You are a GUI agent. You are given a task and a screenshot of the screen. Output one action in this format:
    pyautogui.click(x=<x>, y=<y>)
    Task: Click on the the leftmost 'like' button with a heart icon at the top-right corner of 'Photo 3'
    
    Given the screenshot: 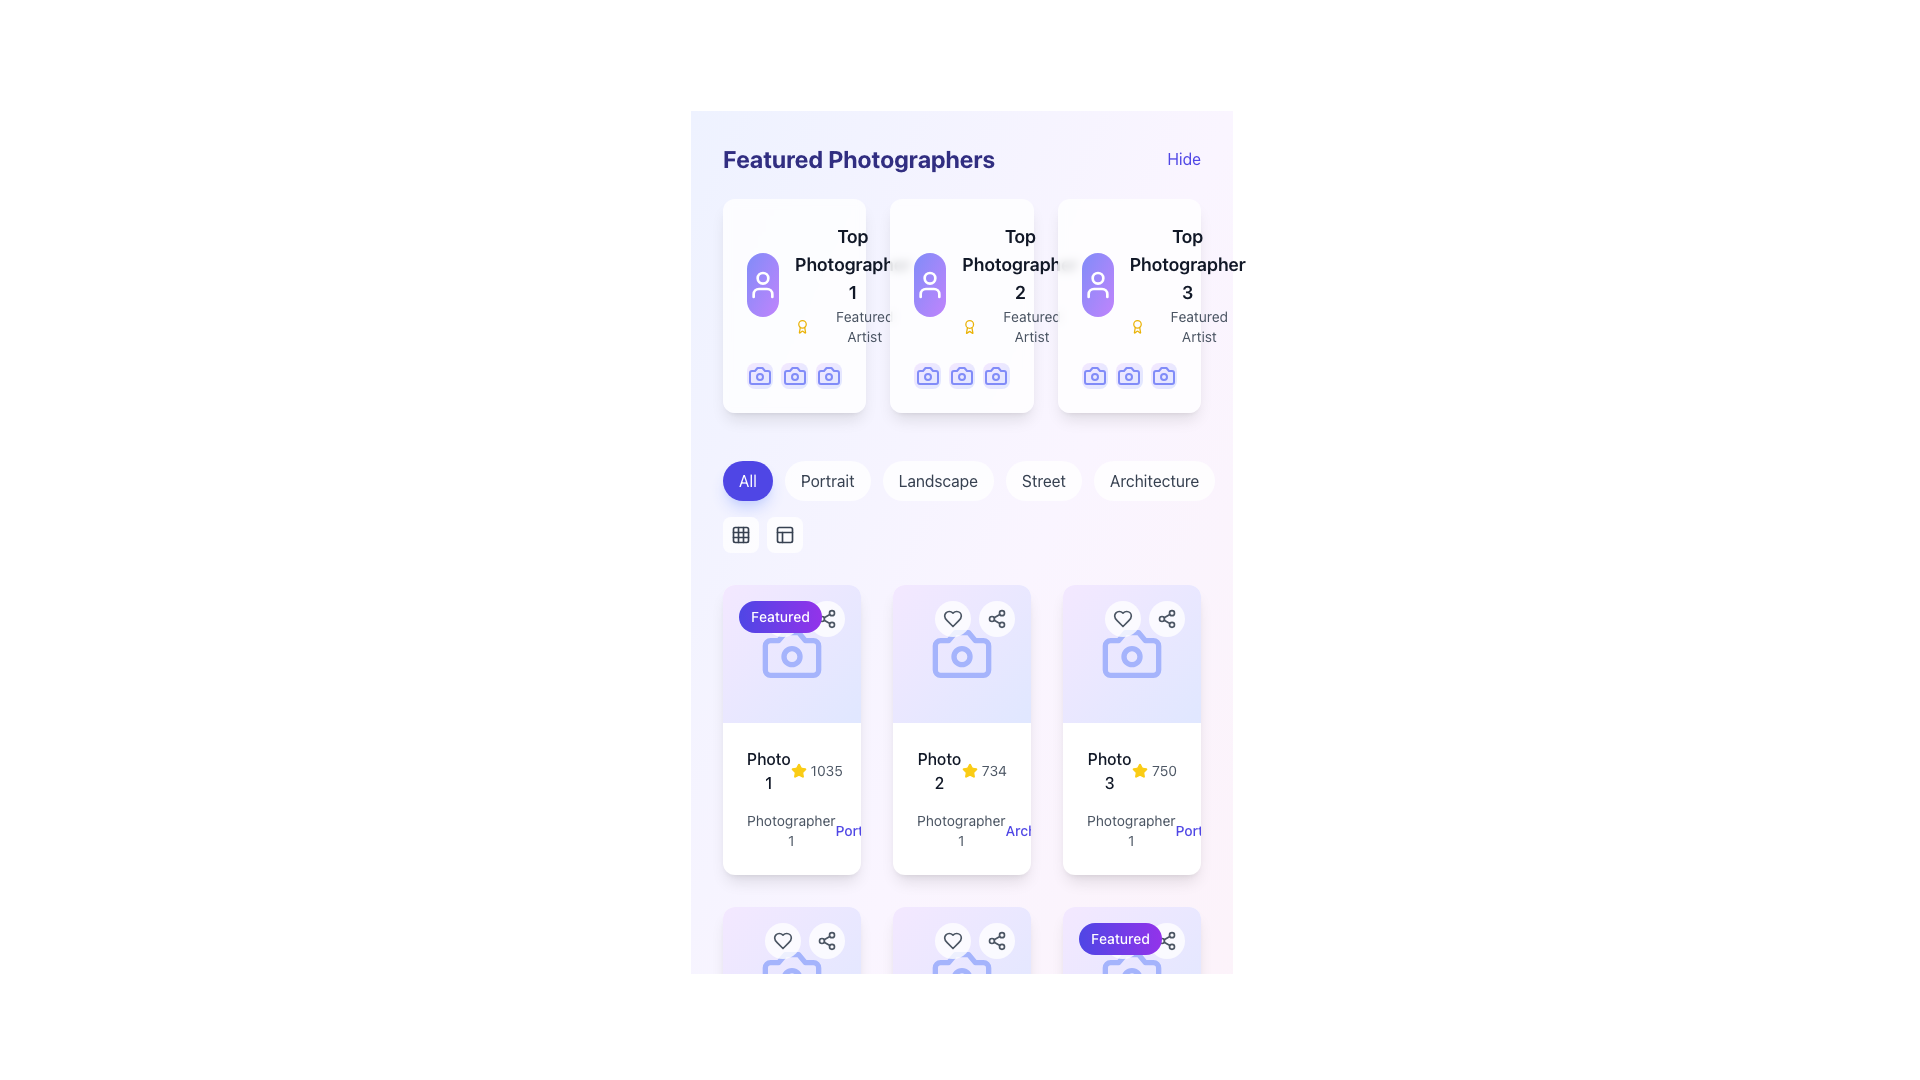 What is the action you would take?
    pyautogui.click(x=1123, y=617)
    